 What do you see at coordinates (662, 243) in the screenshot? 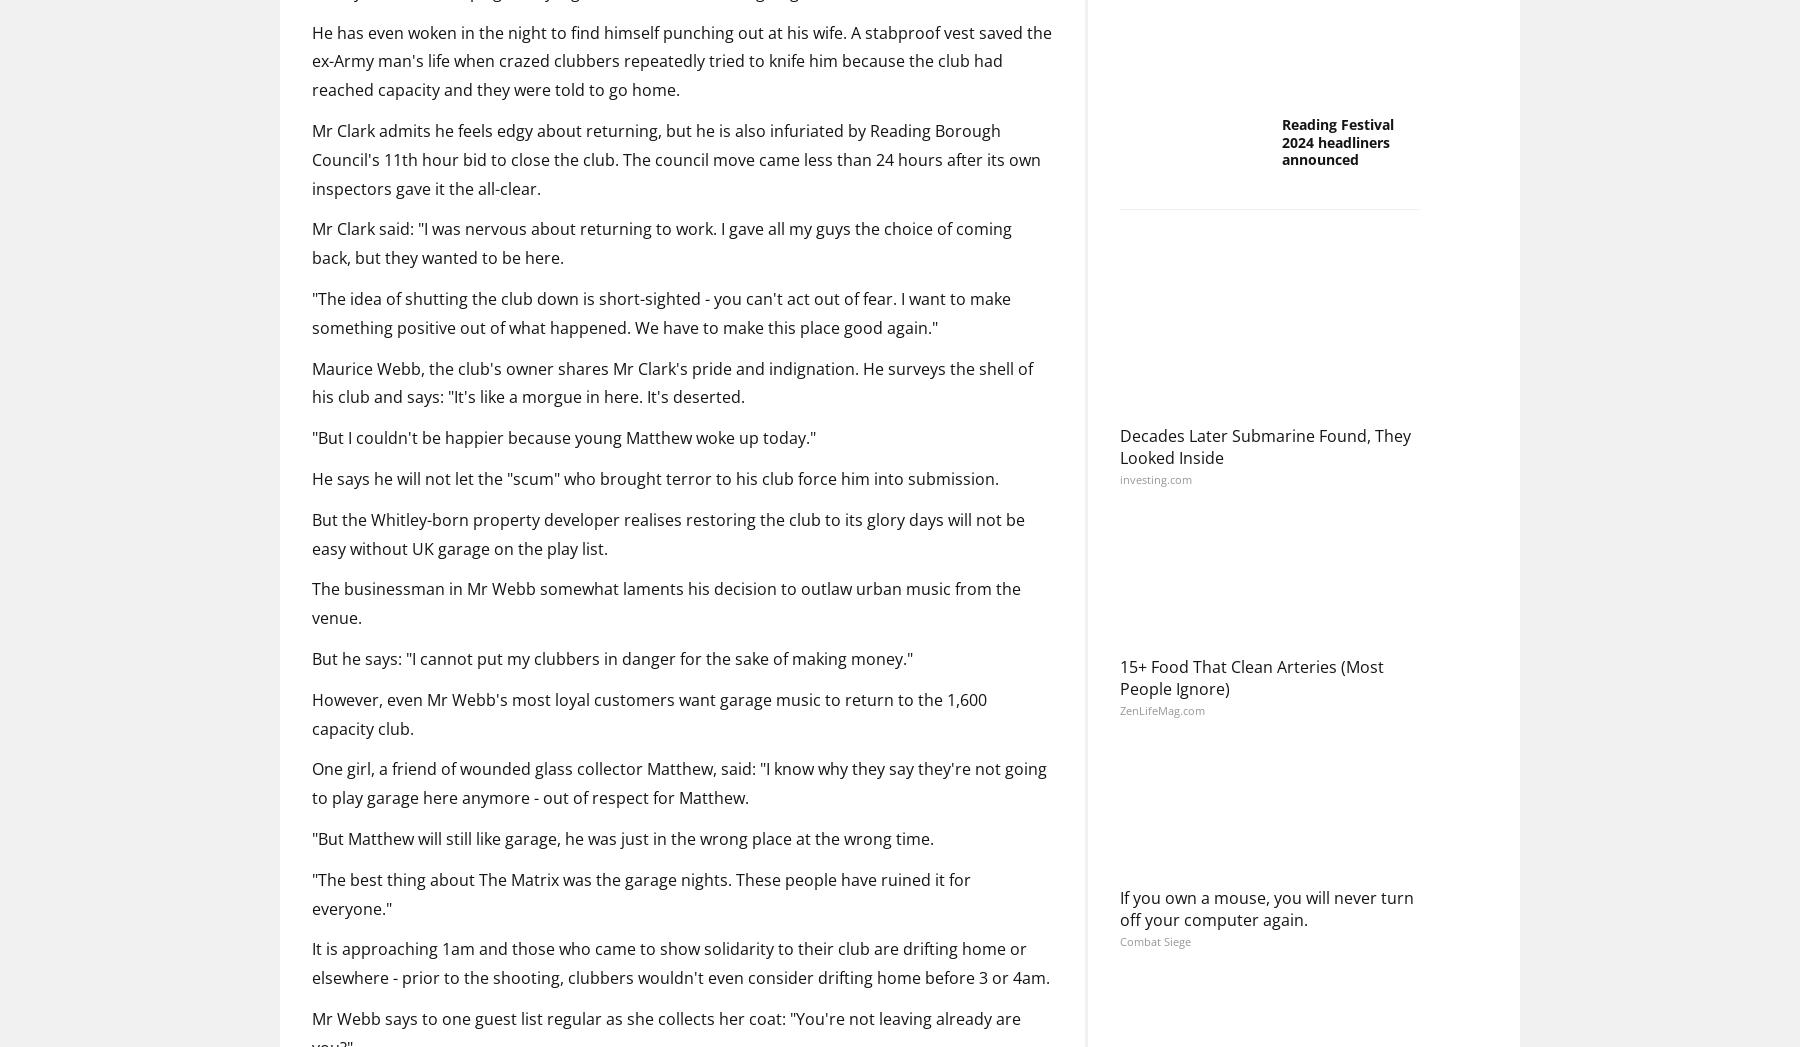
I see `'Mr Clark said: "I was nervous about returning to work. I gave all my guys the choice of coming back, but they wanted to be here.'` at bounding box center [662, 243].